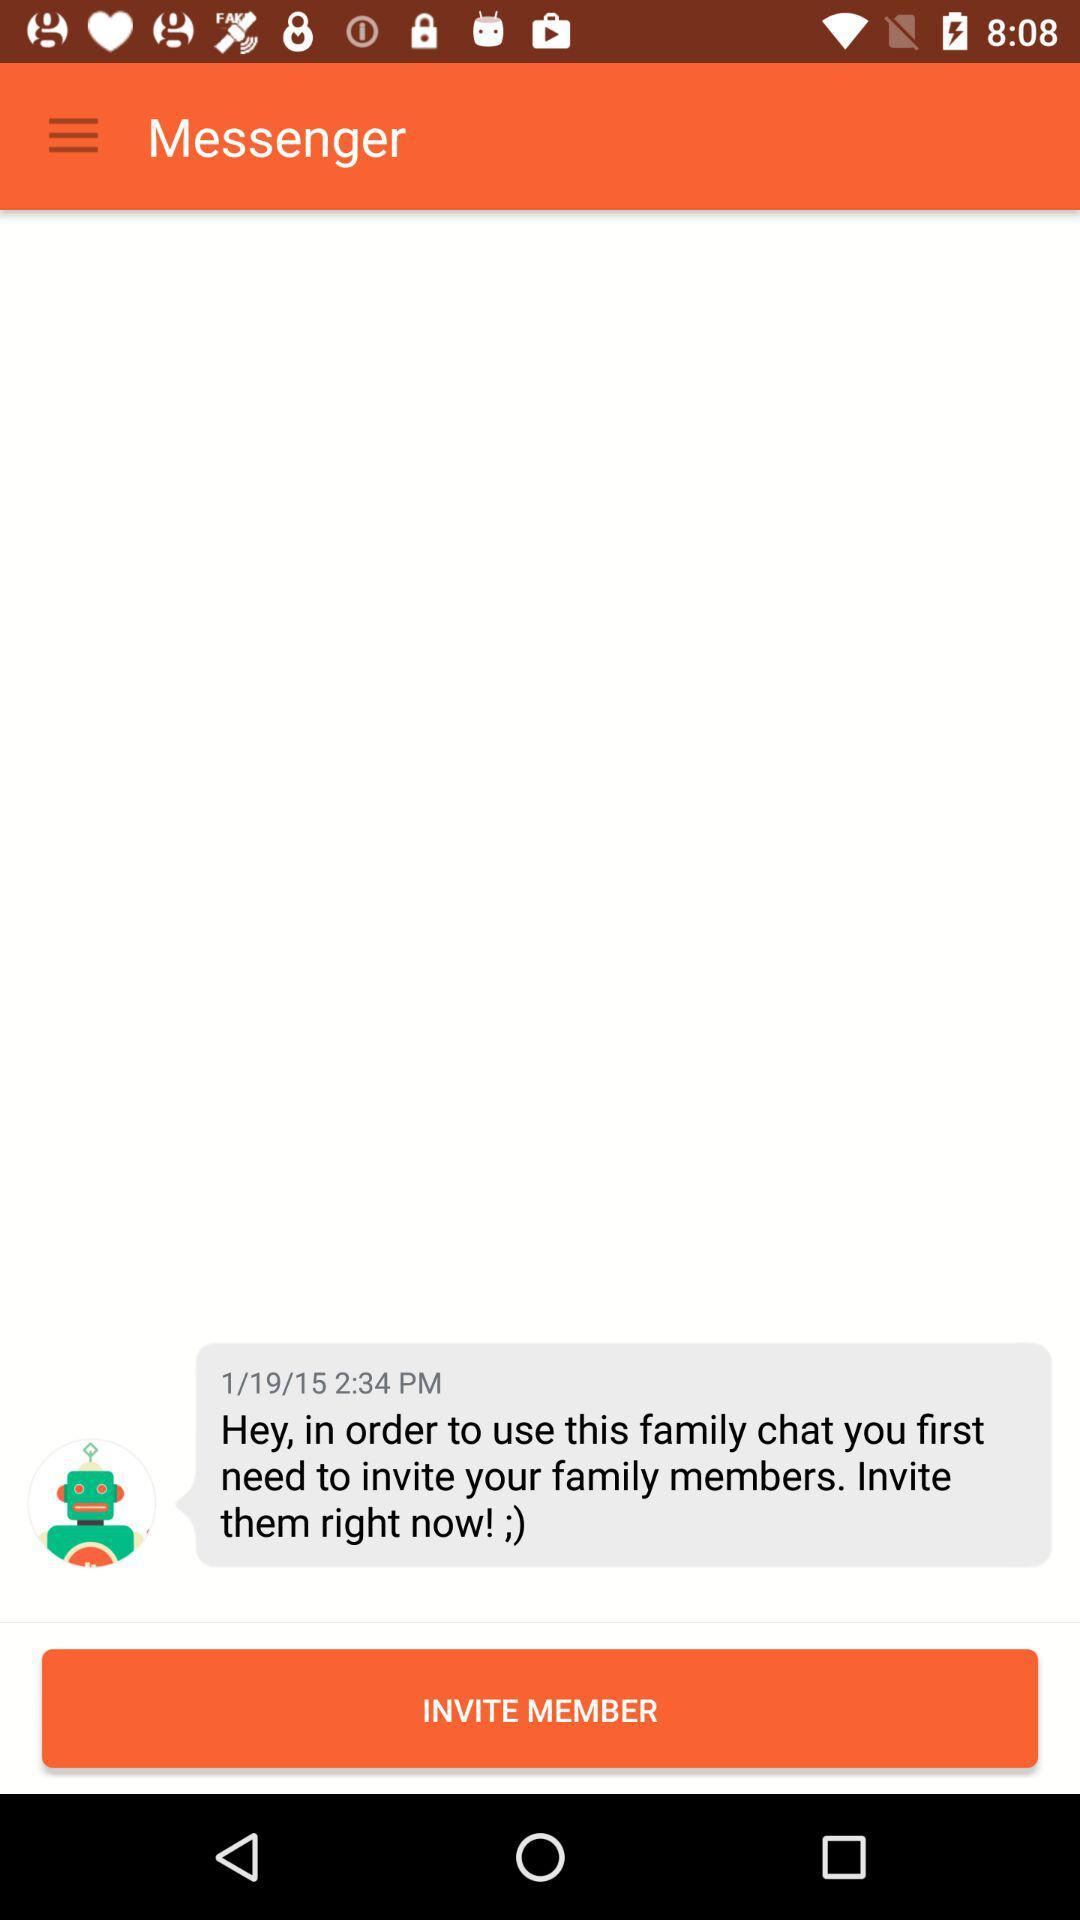 Image resolution: width=1080 pixels, height=1920 pixels. What do you see at coordinates (330, 1380) in the screenshot?
I see `the item above hey in order icon` at bounding box center [330, 1380].